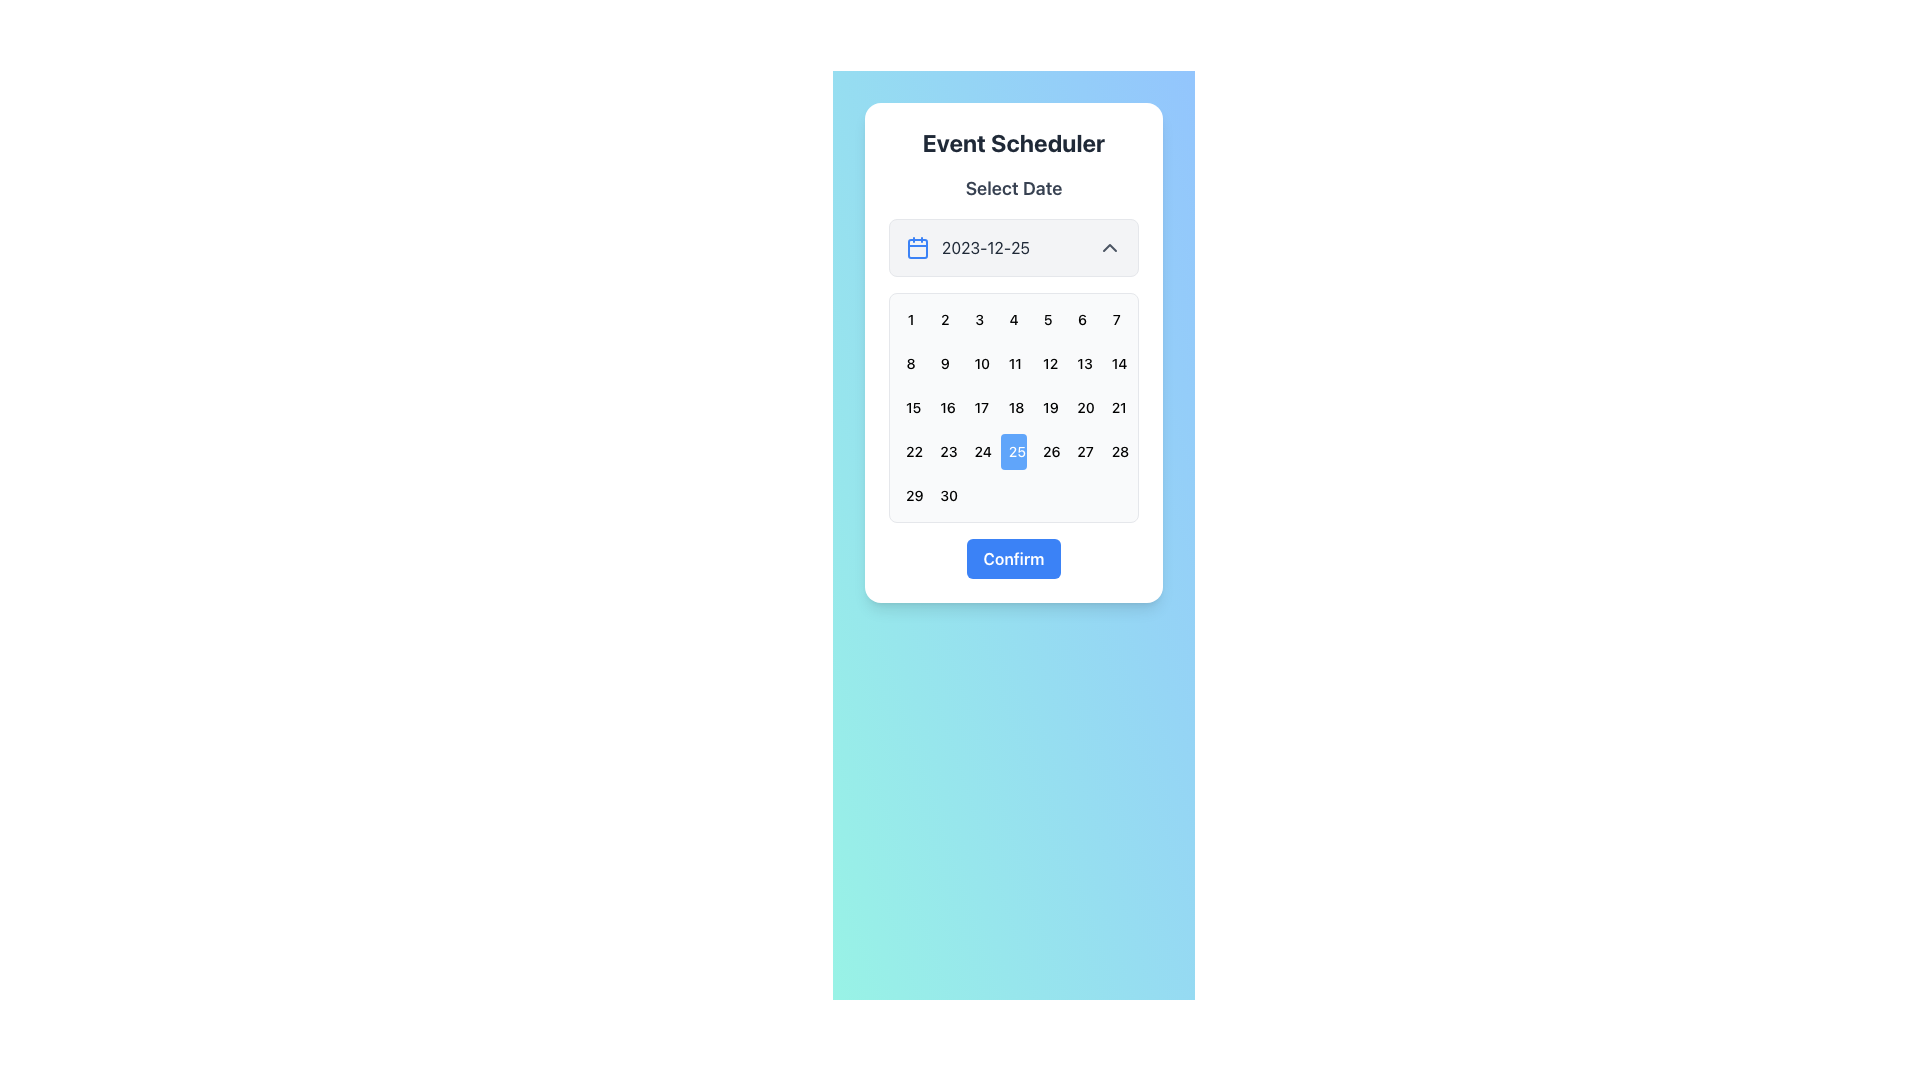 This screenshot has height=1080, width=1920. I want to click on the interactive calendar date cell displaying the number '17', so click(979, 407).